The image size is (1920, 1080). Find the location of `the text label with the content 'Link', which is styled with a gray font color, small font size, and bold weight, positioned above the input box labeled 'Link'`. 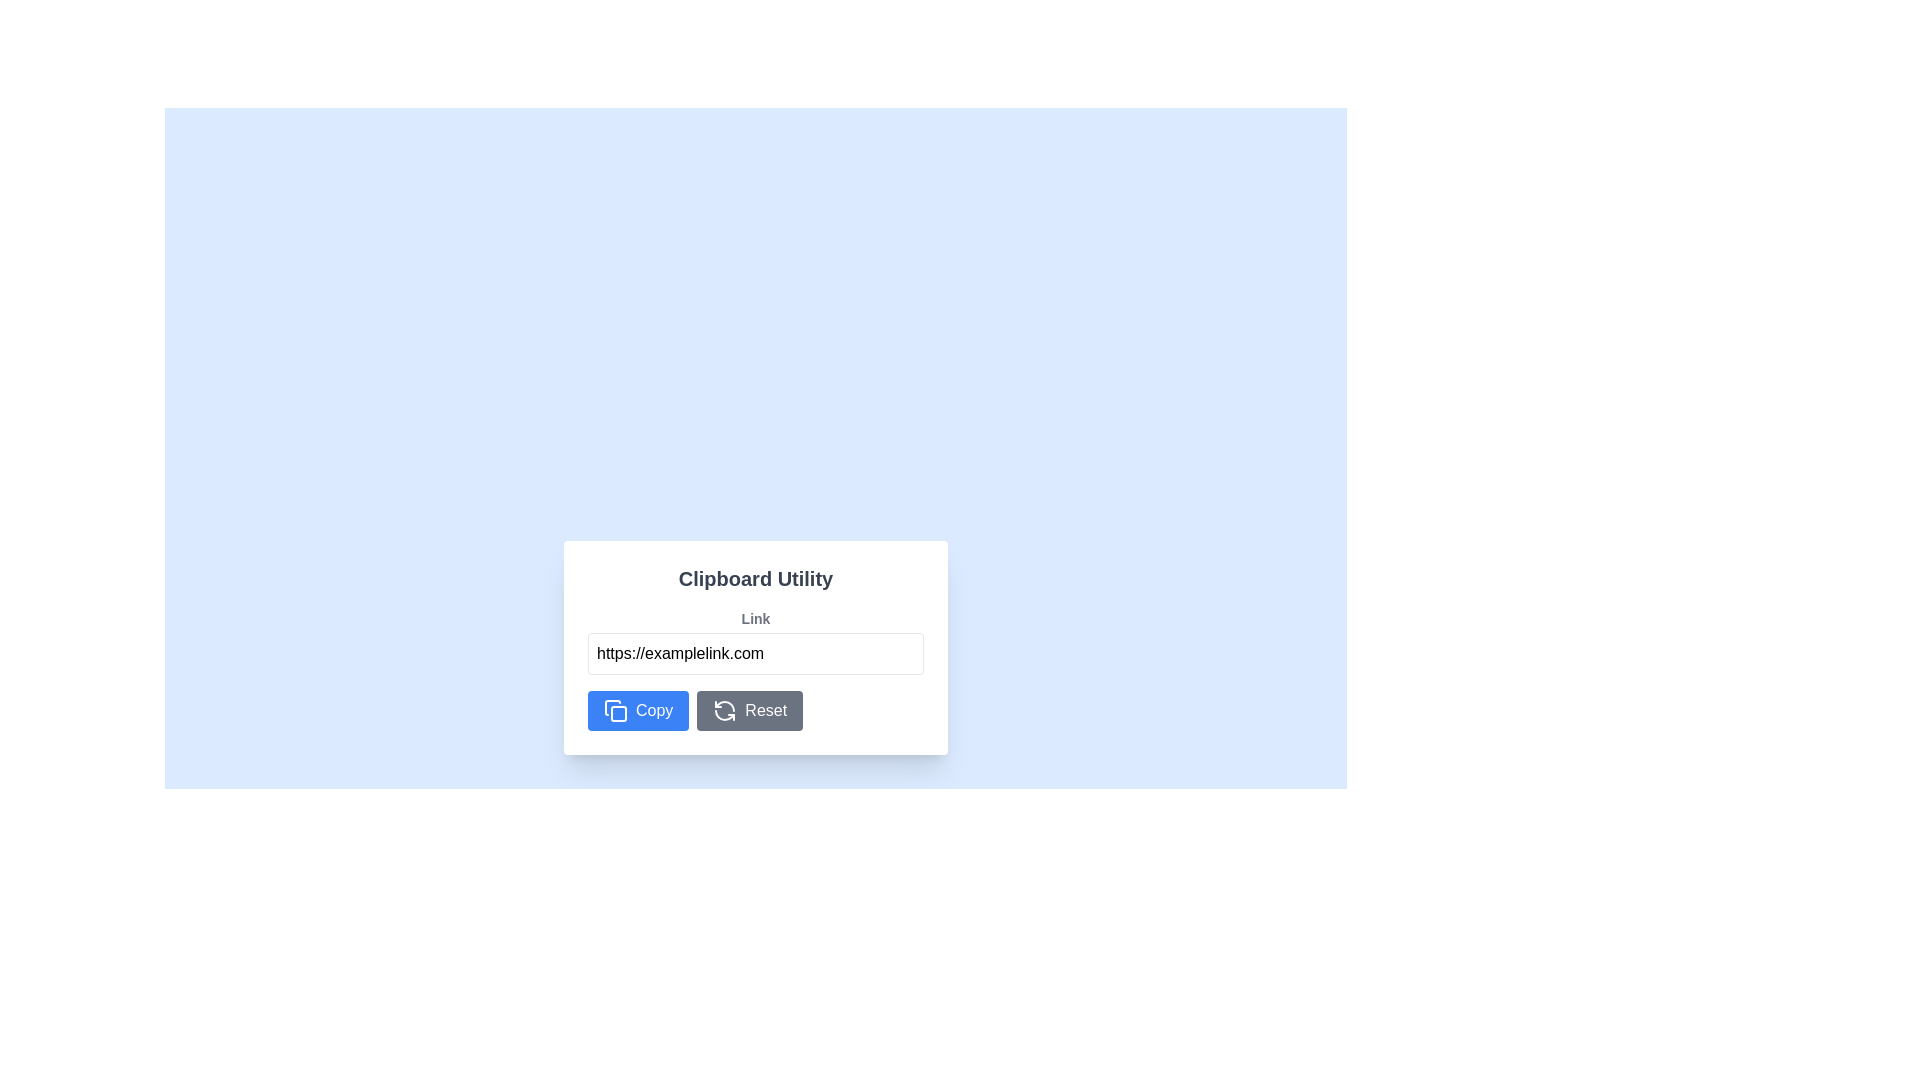

the text label with the content 'Link', which is styled with a gray font color, small font size, and bold weight, positioned above the input box labeled 'Link' is located at coordinates (754, 617).